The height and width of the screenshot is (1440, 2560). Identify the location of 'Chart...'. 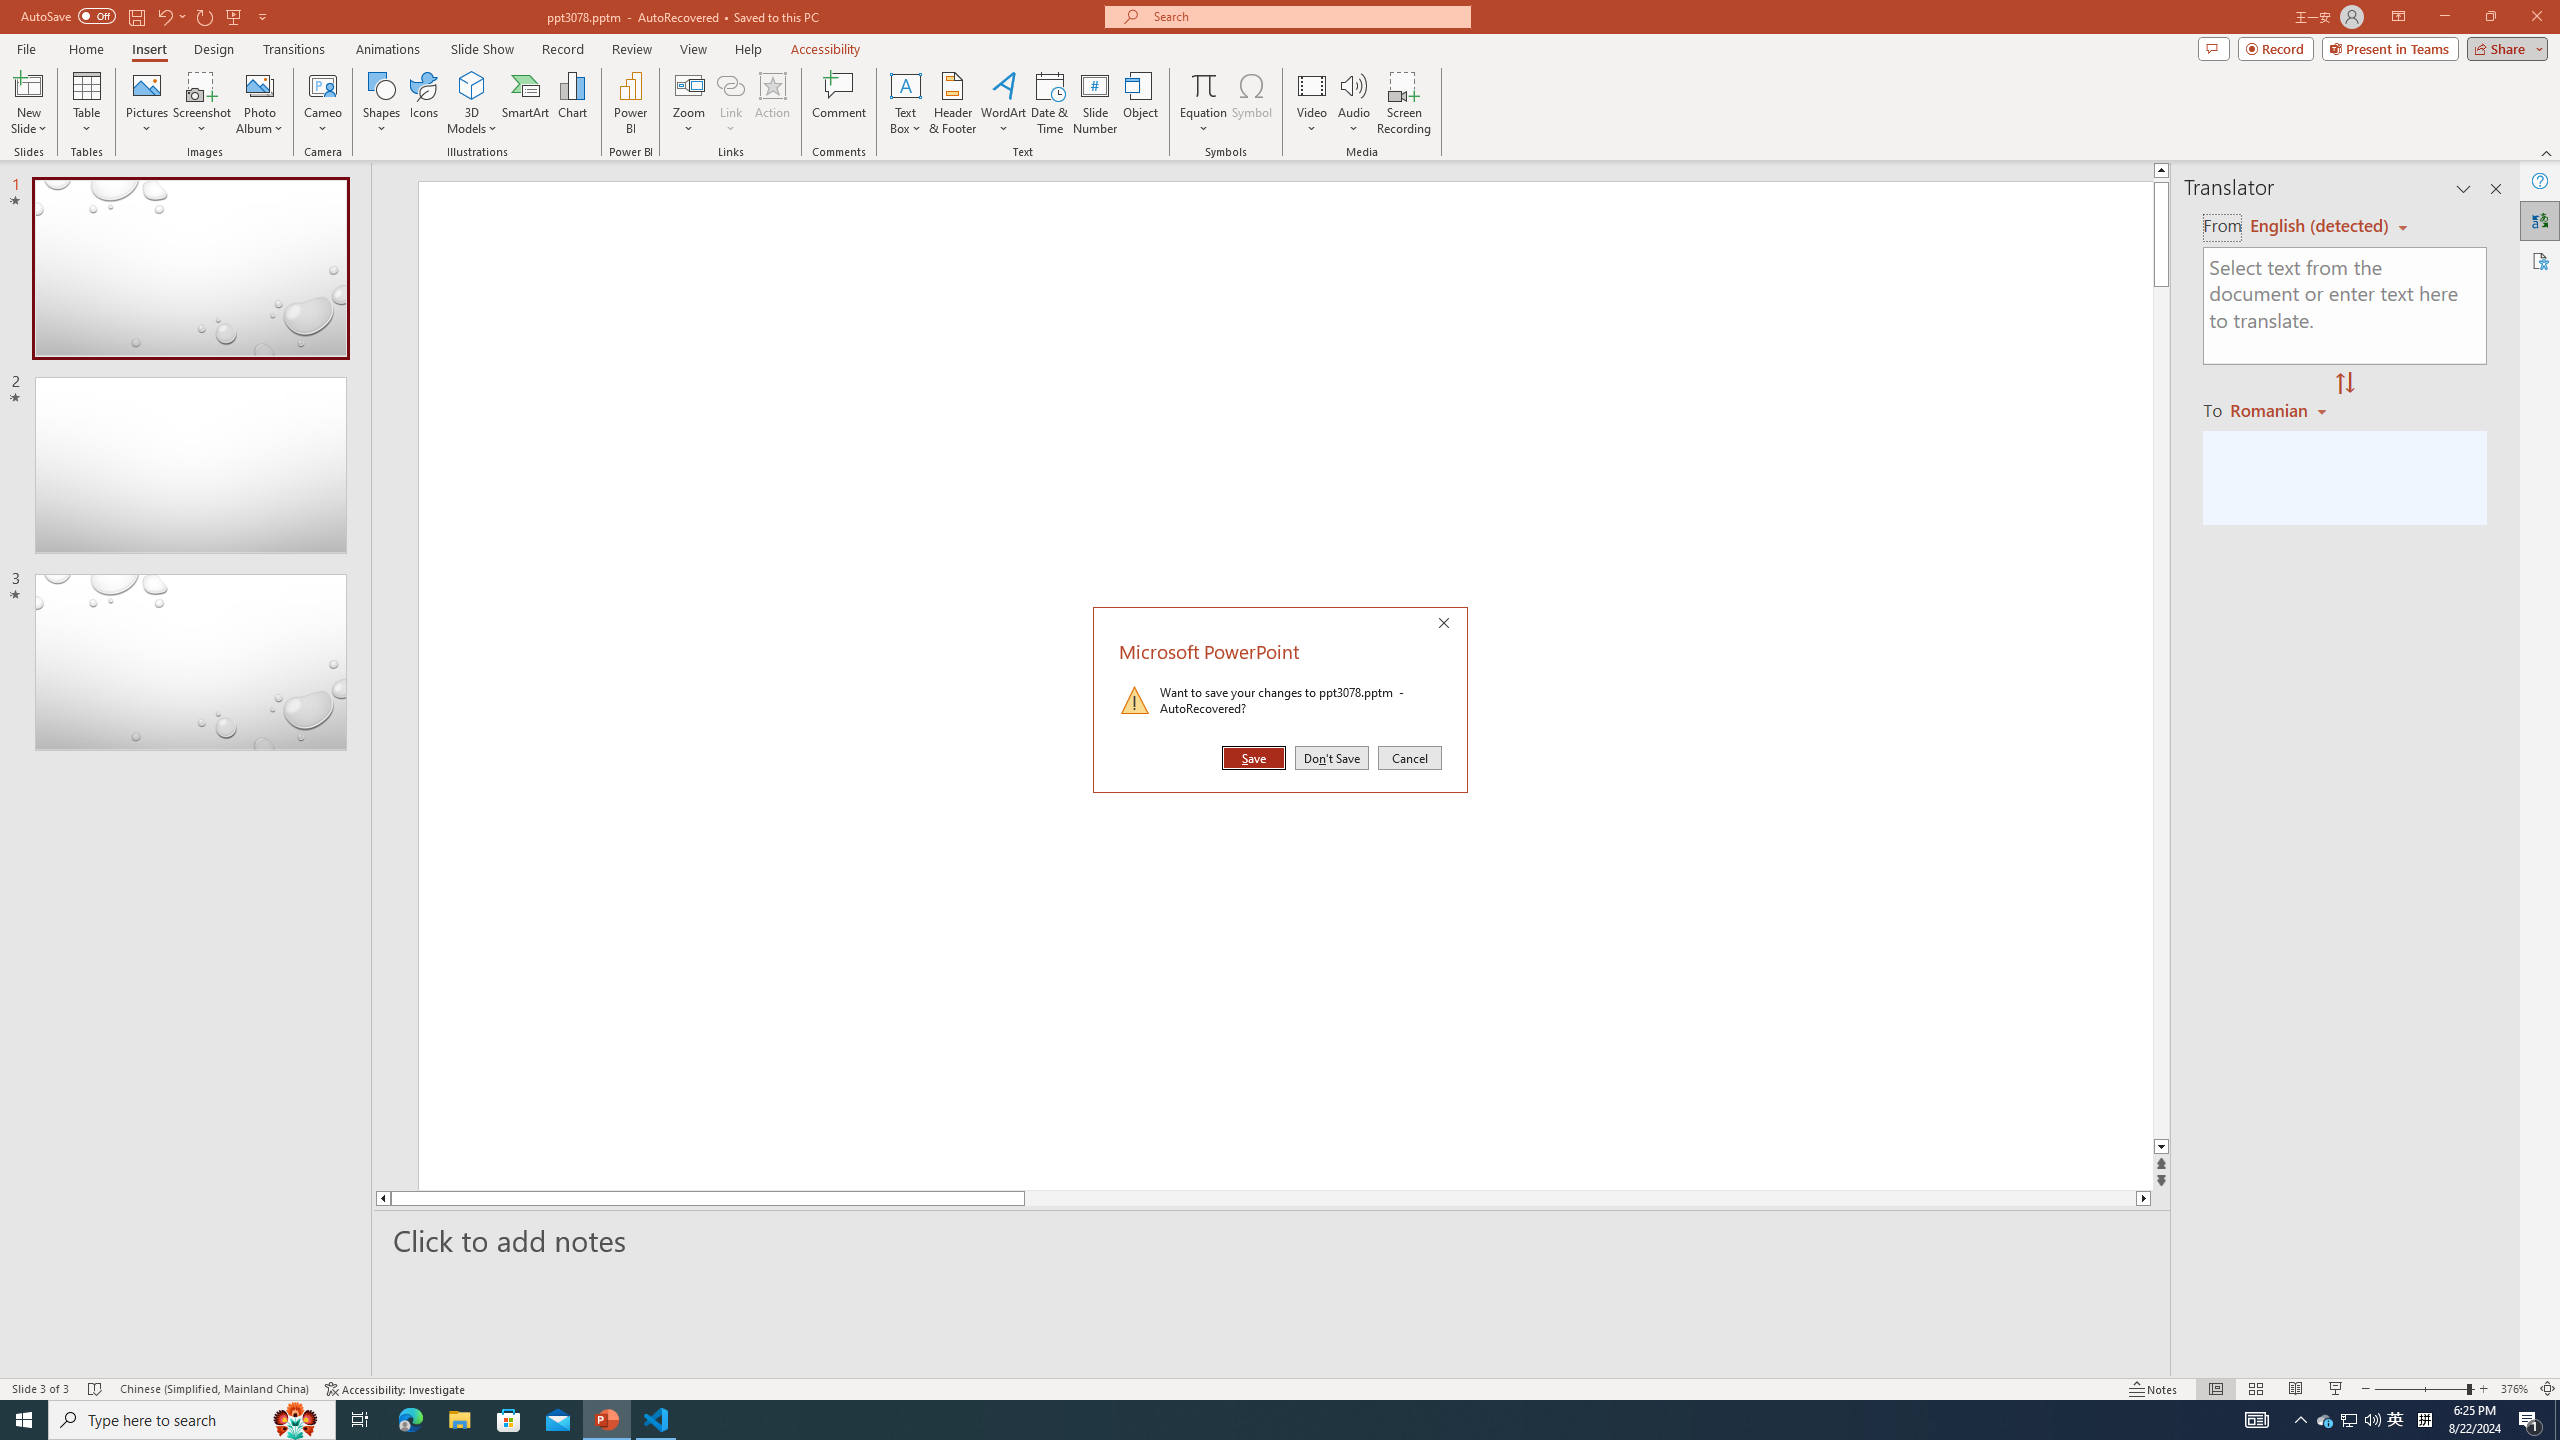
(572, 103).